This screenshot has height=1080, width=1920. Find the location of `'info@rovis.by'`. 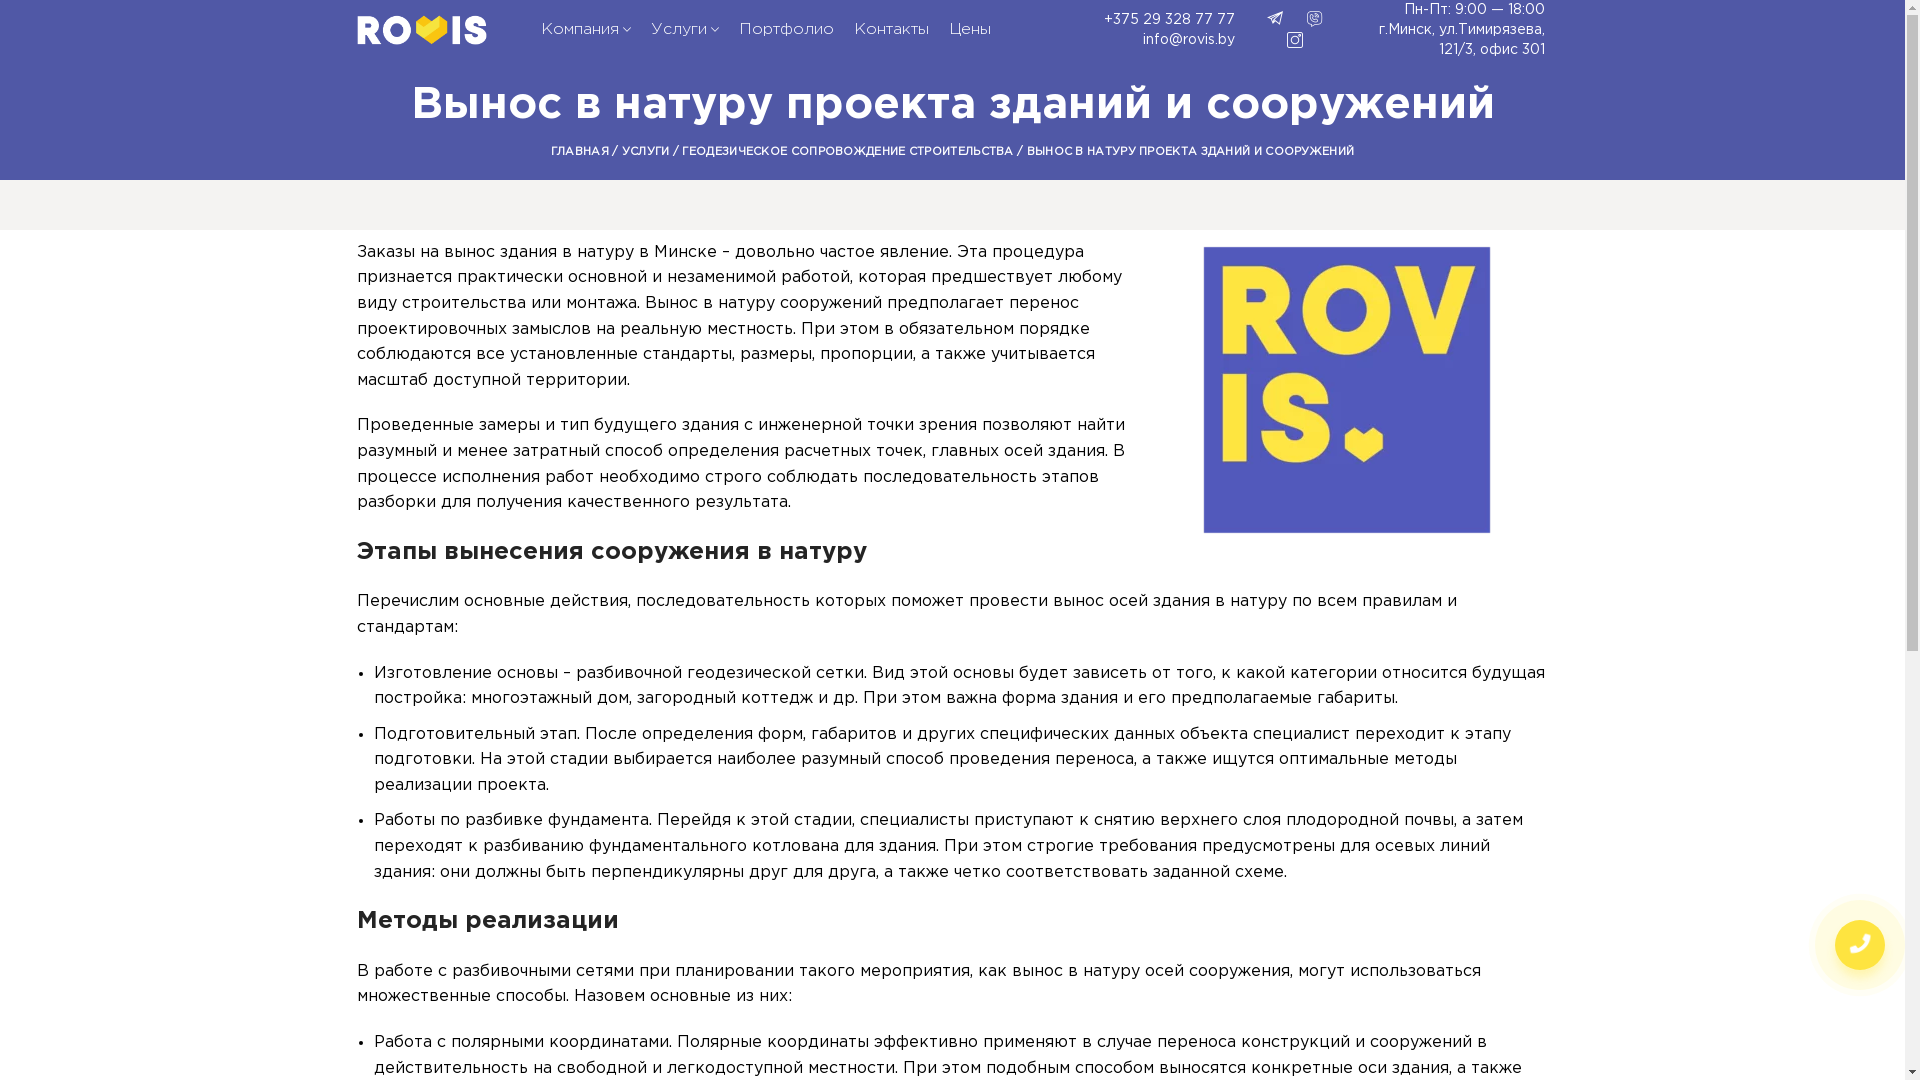

'info@rovis.by' is located at coordinates (1140, 39).